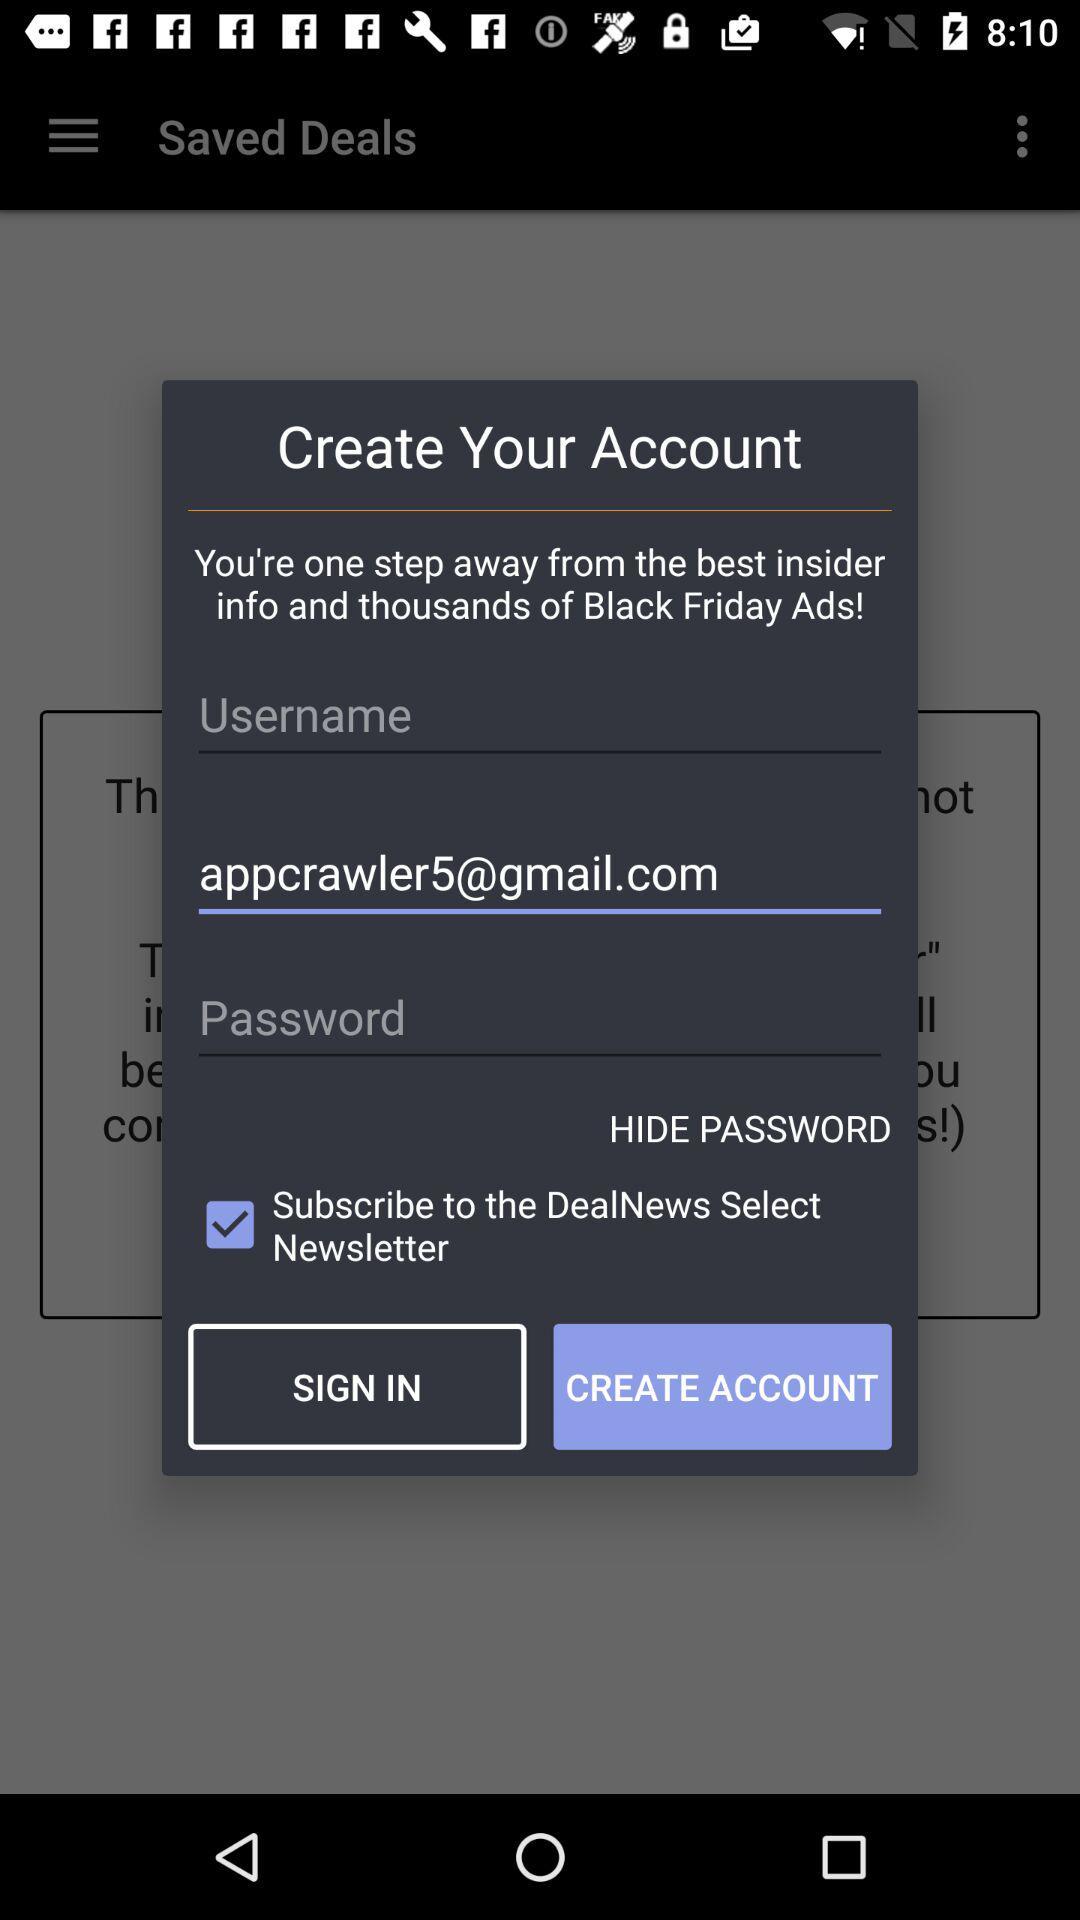 The image size is (1080, 1920). Describe the element at coordinates (750, 1128) in the screenshot. I see `the hide password on the right` at that location.